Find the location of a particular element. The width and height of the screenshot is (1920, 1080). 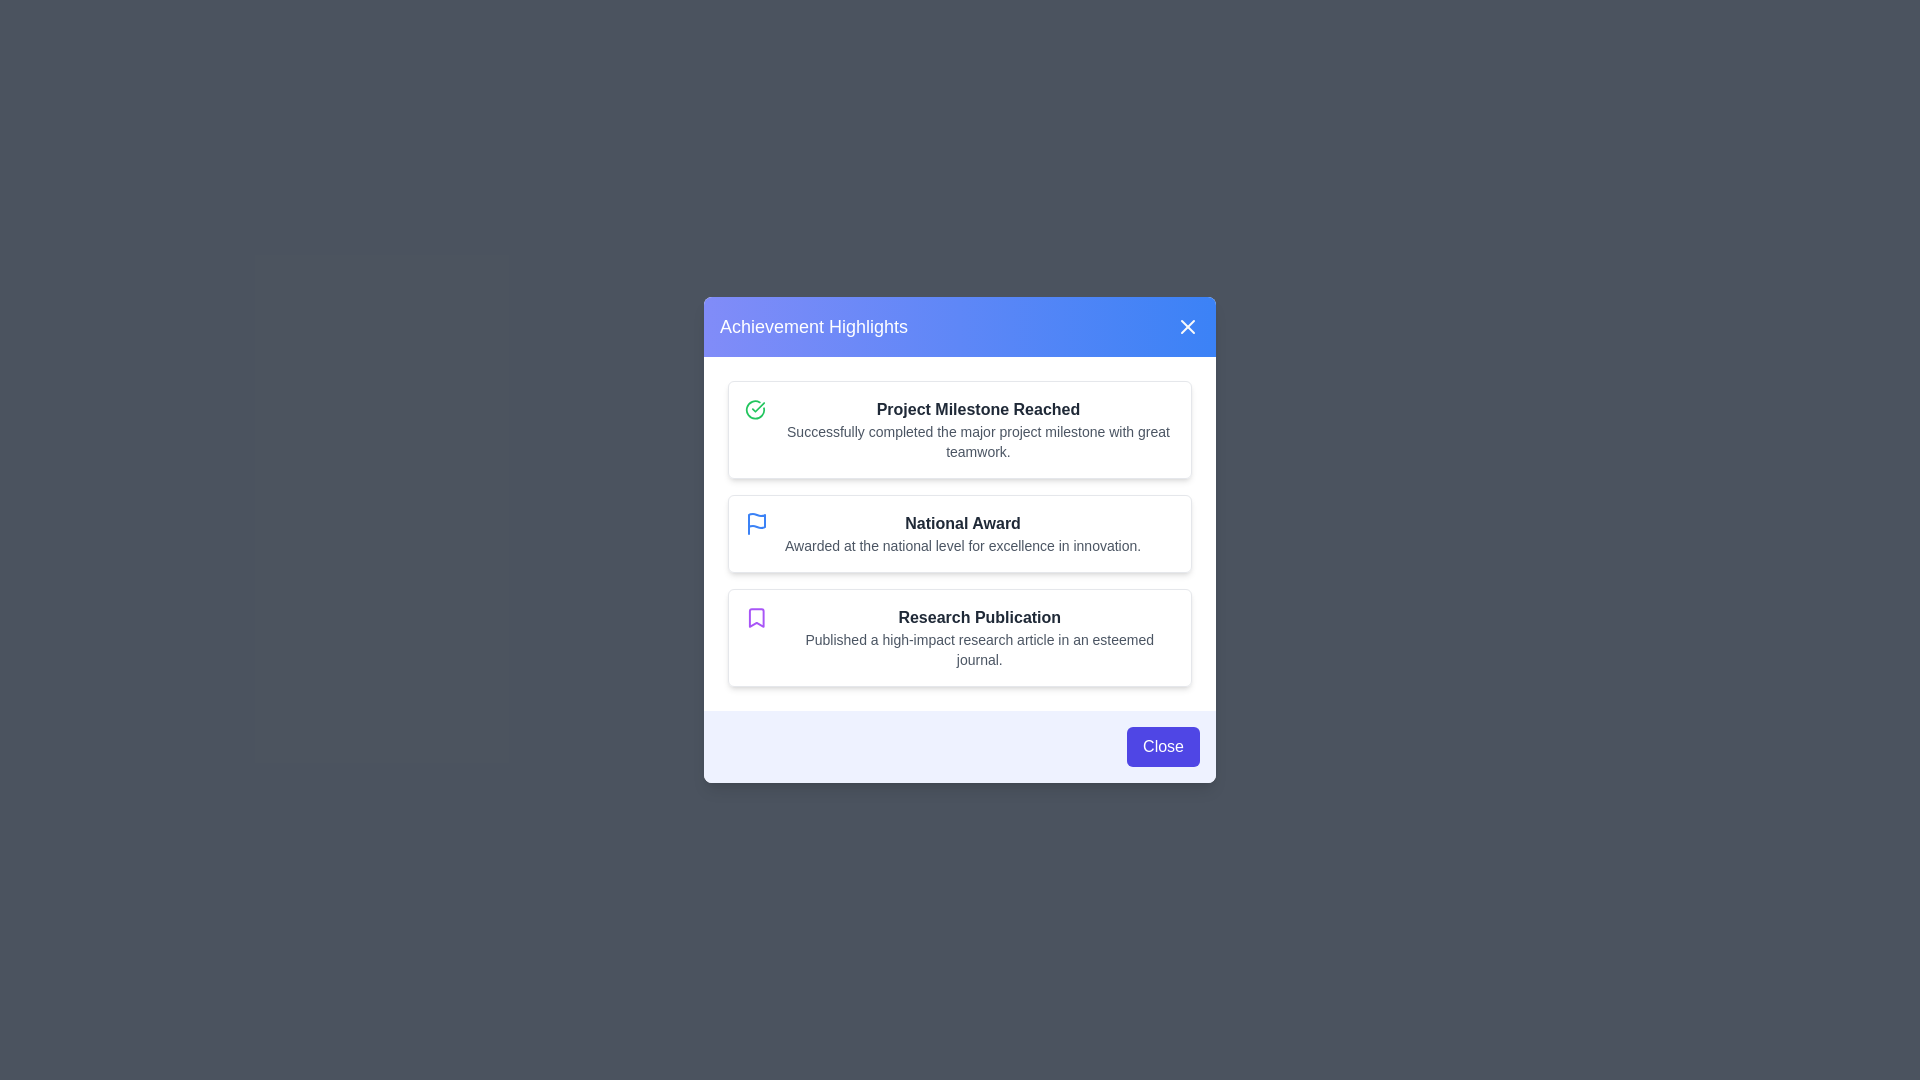

the informational text that reads 'Awarded at the national level for excellence in innovation.', which is styled in gray font and located below the header 'National Award' in the second achievement card of the modal window is located at coordinates (963, 546).